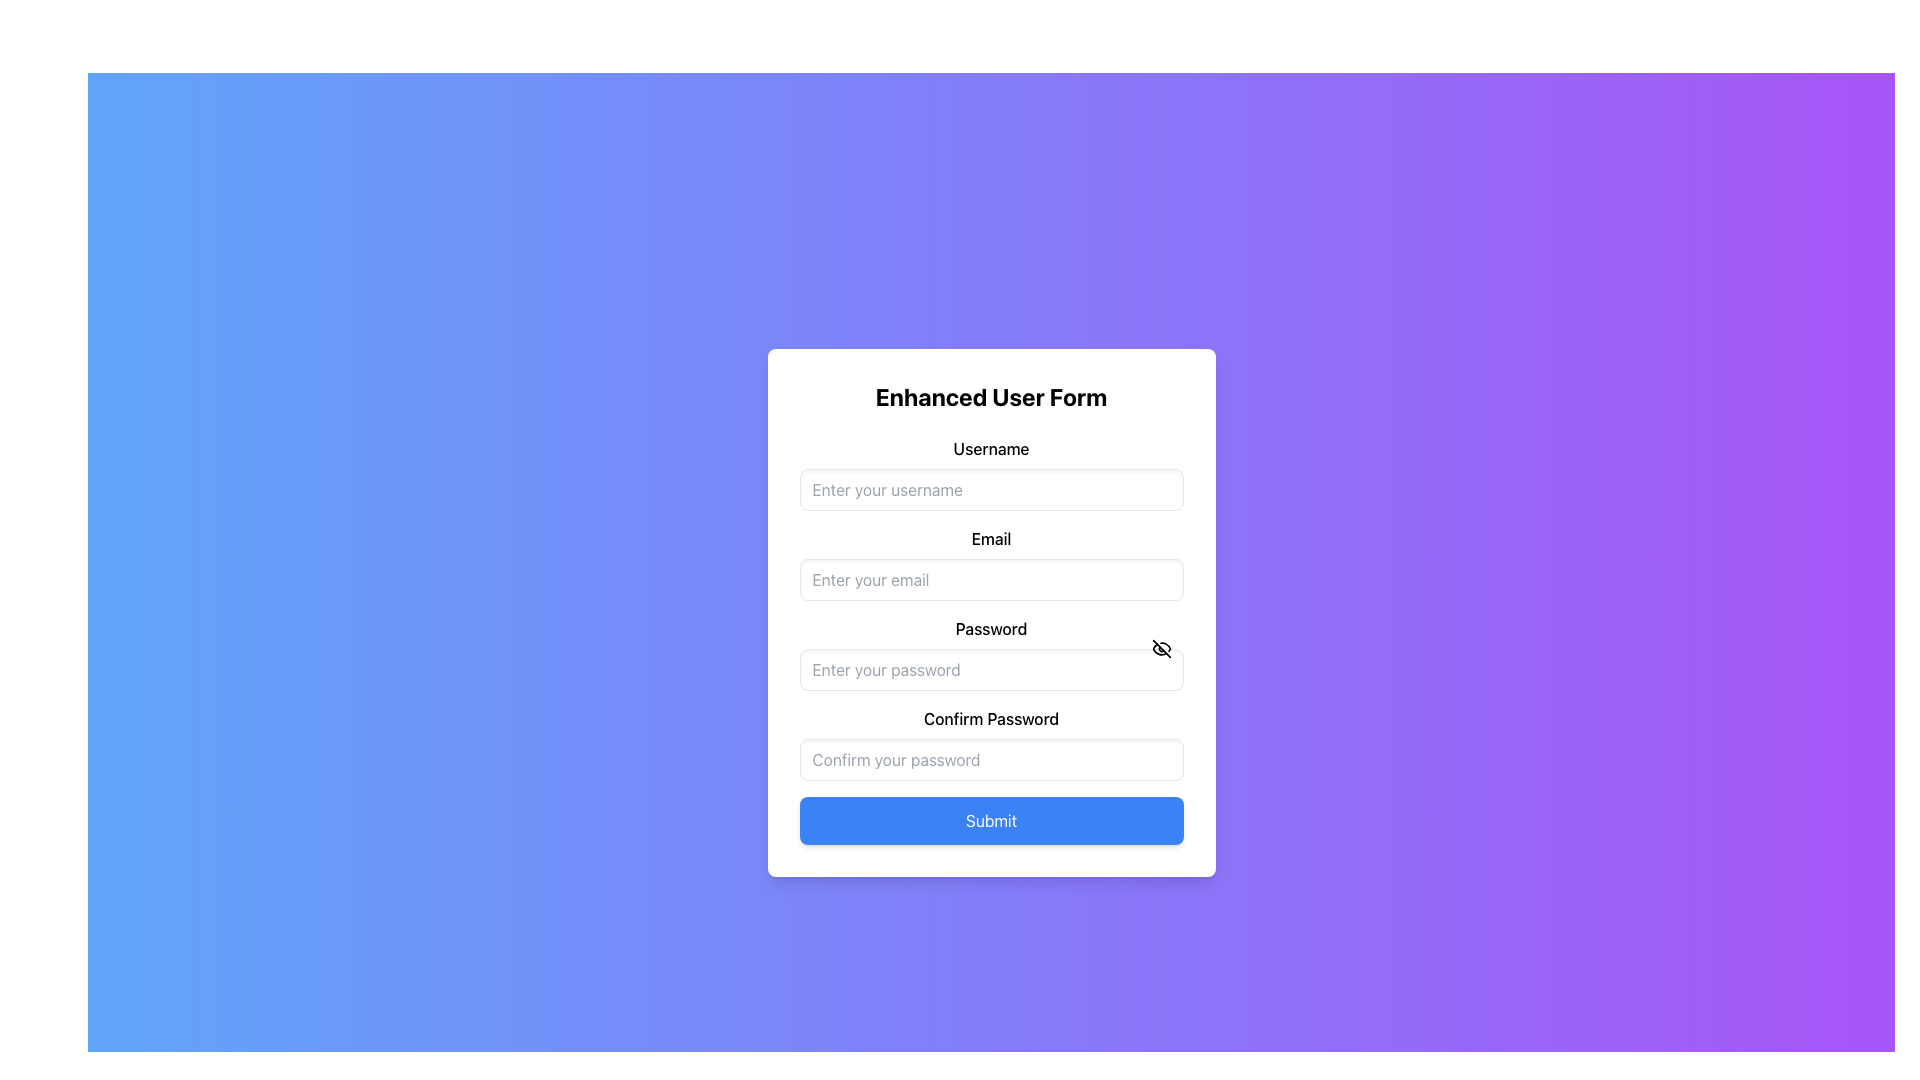 The image size is (1920, 1080). I want to click on label that serves as a context for the username input field, which is positioned immediately before the input box, so click(991, 447).